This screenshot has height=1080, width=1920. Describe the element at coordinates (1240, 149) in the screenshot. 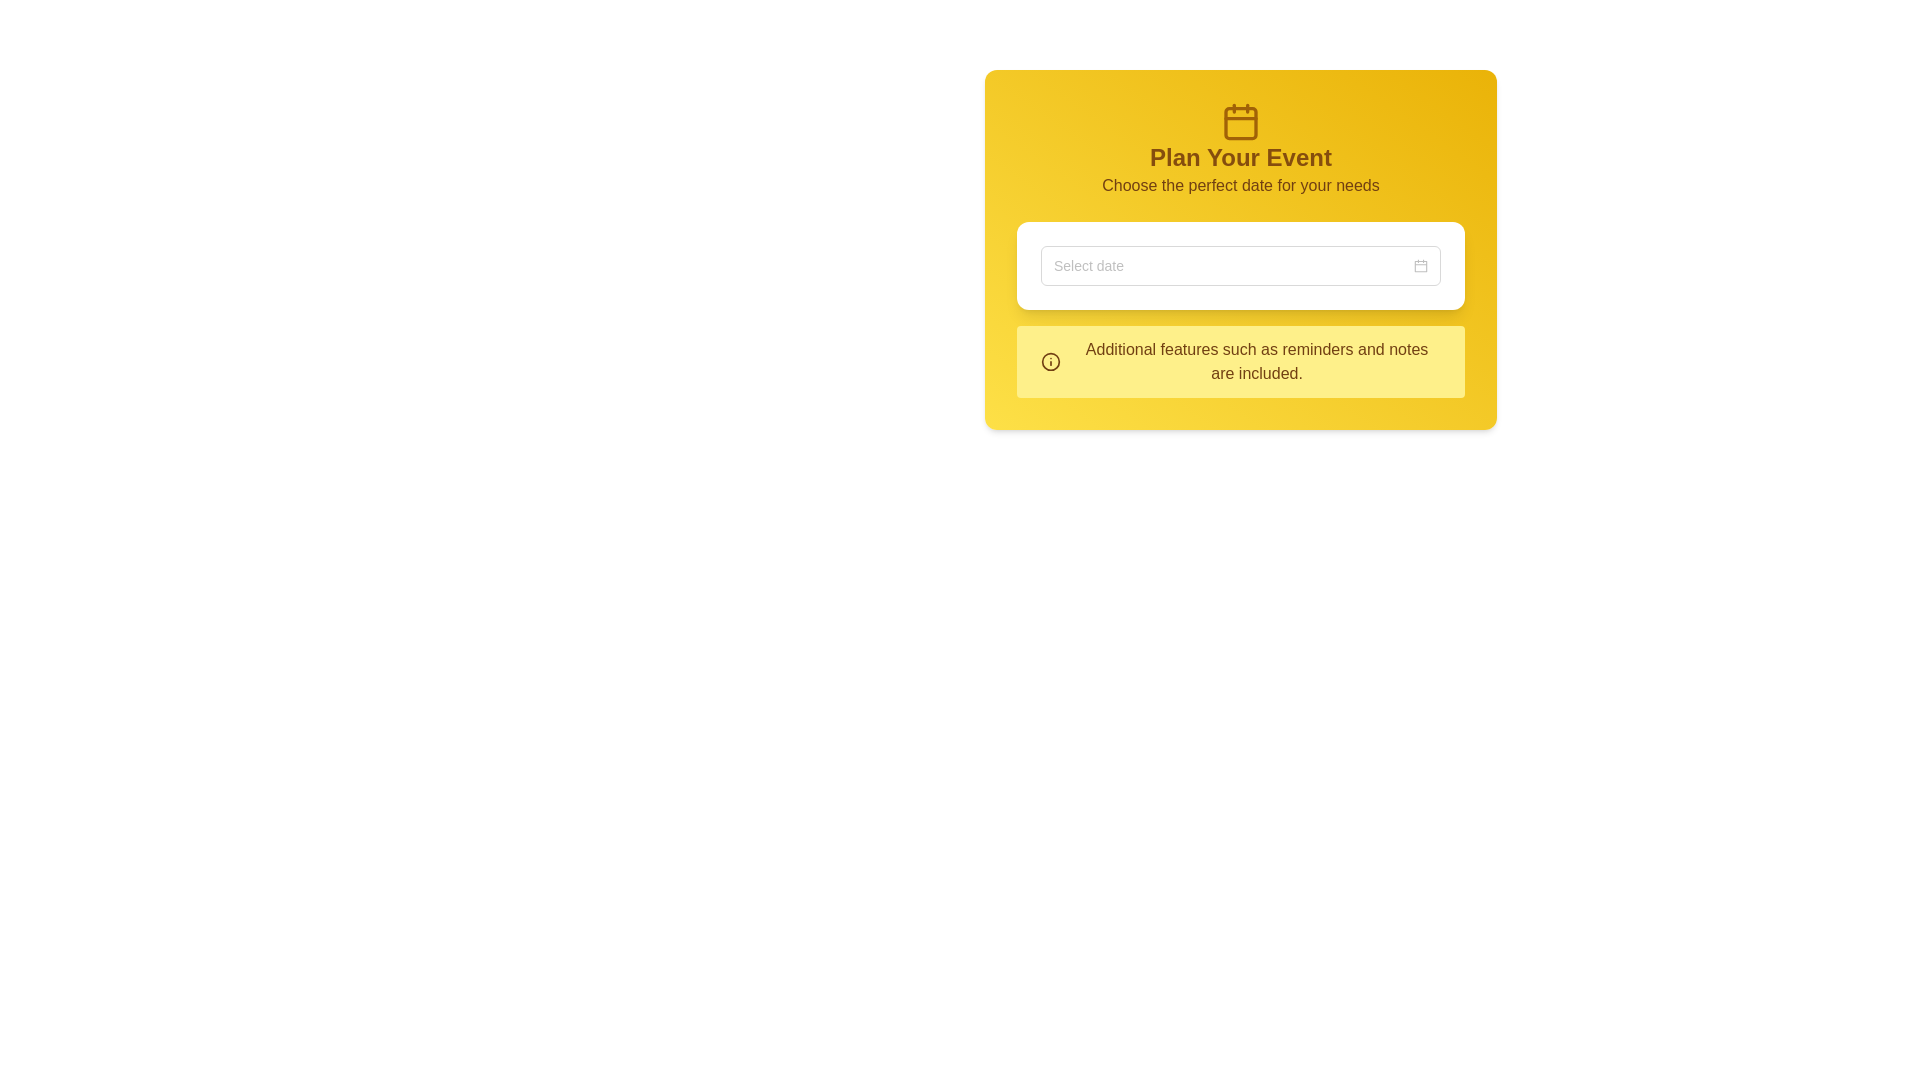

I see `the header text block with an icon located at the top of the yellow-themed card-like UI section, which provides context for user interactions` at that location.